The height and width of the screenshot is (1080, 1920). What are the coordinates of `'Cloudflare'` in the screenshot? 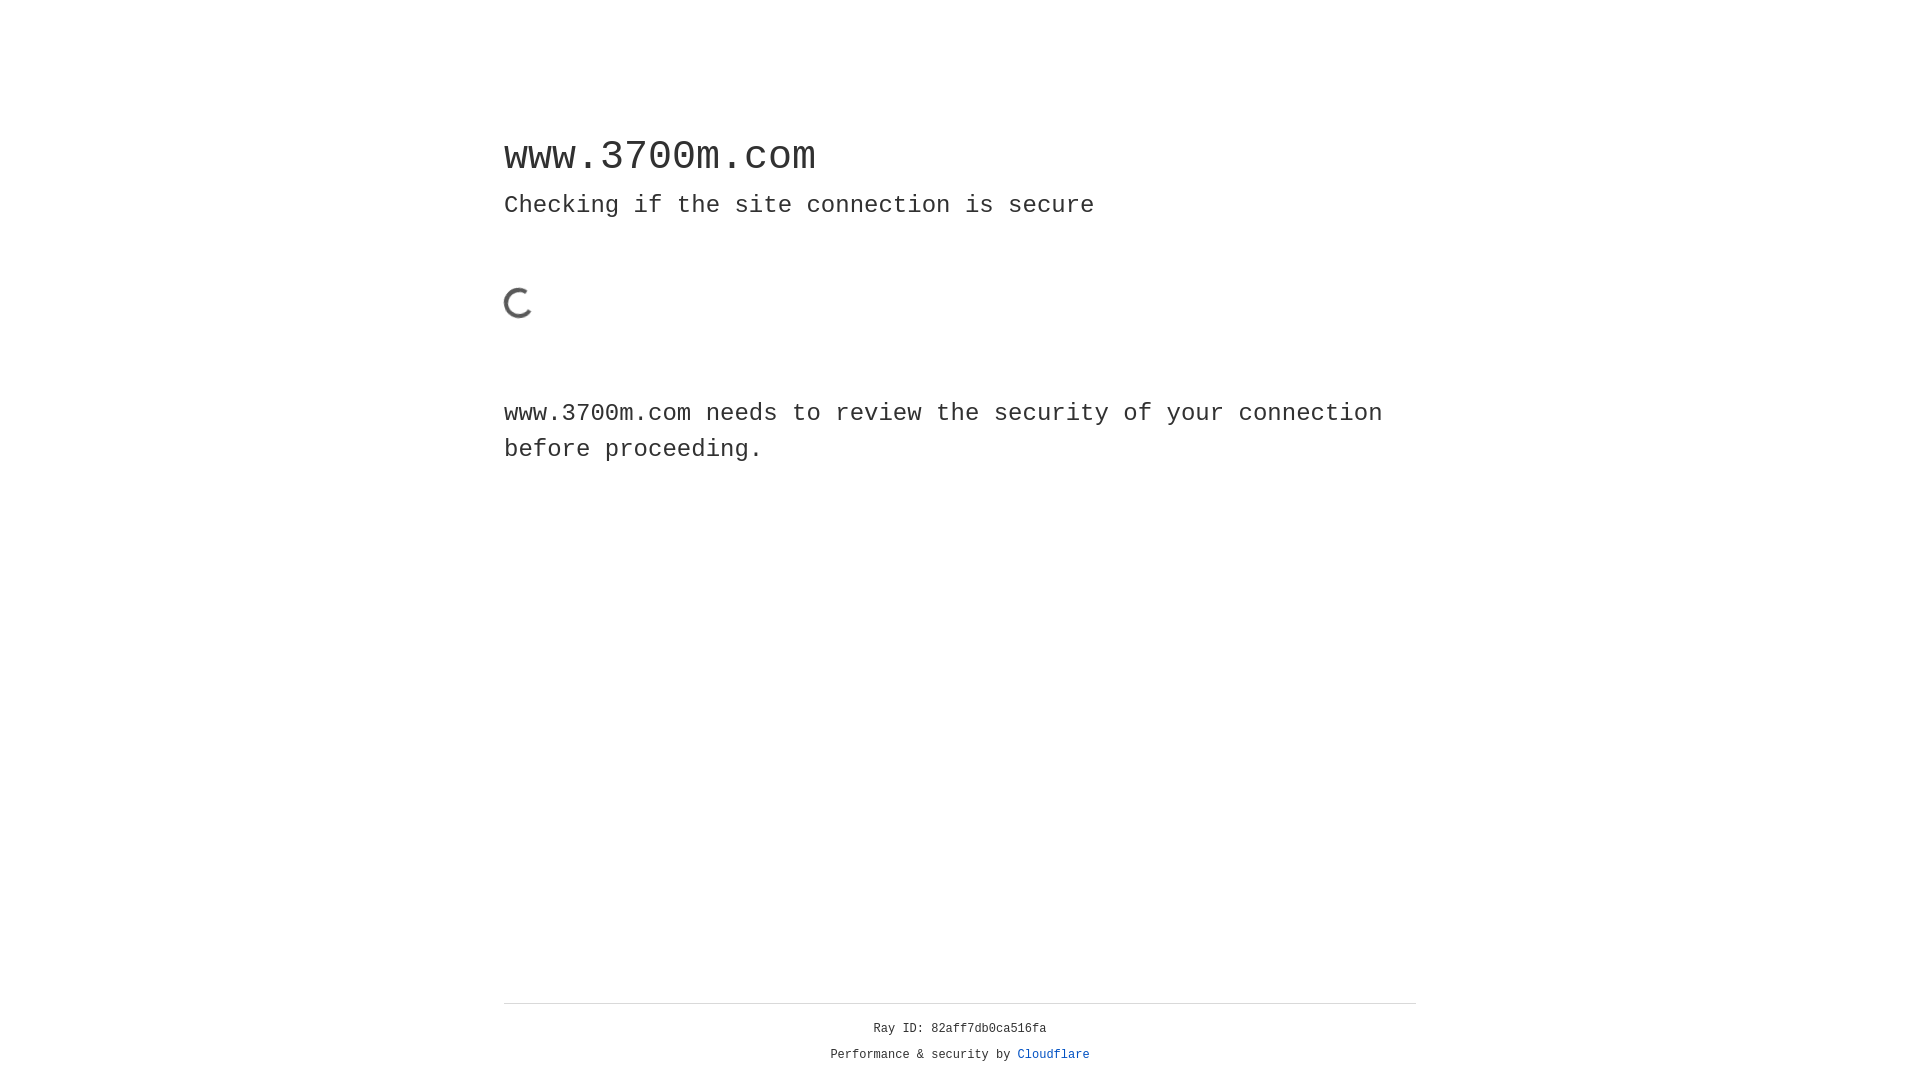 It's located at (1053, 1054).